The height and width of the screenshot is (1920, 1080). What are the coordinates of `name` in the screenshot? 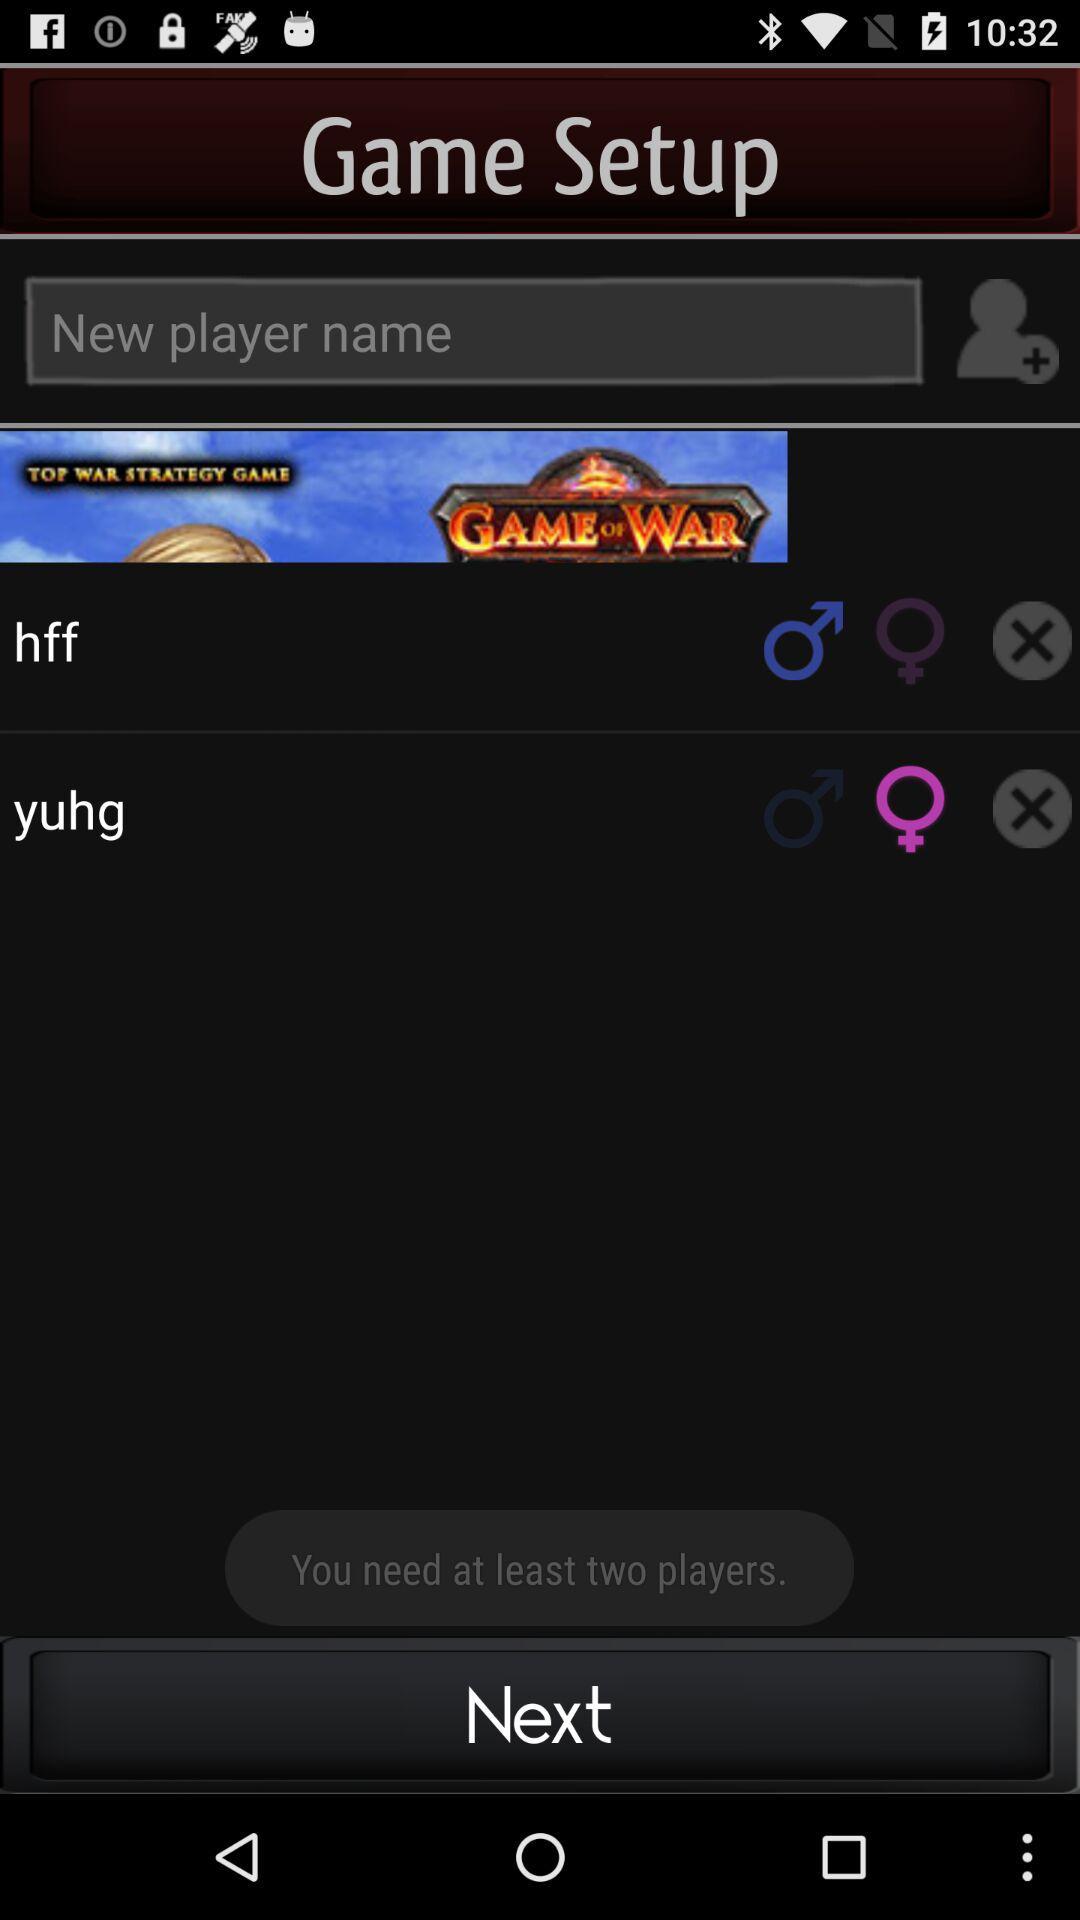 It's located at (1006, 331).